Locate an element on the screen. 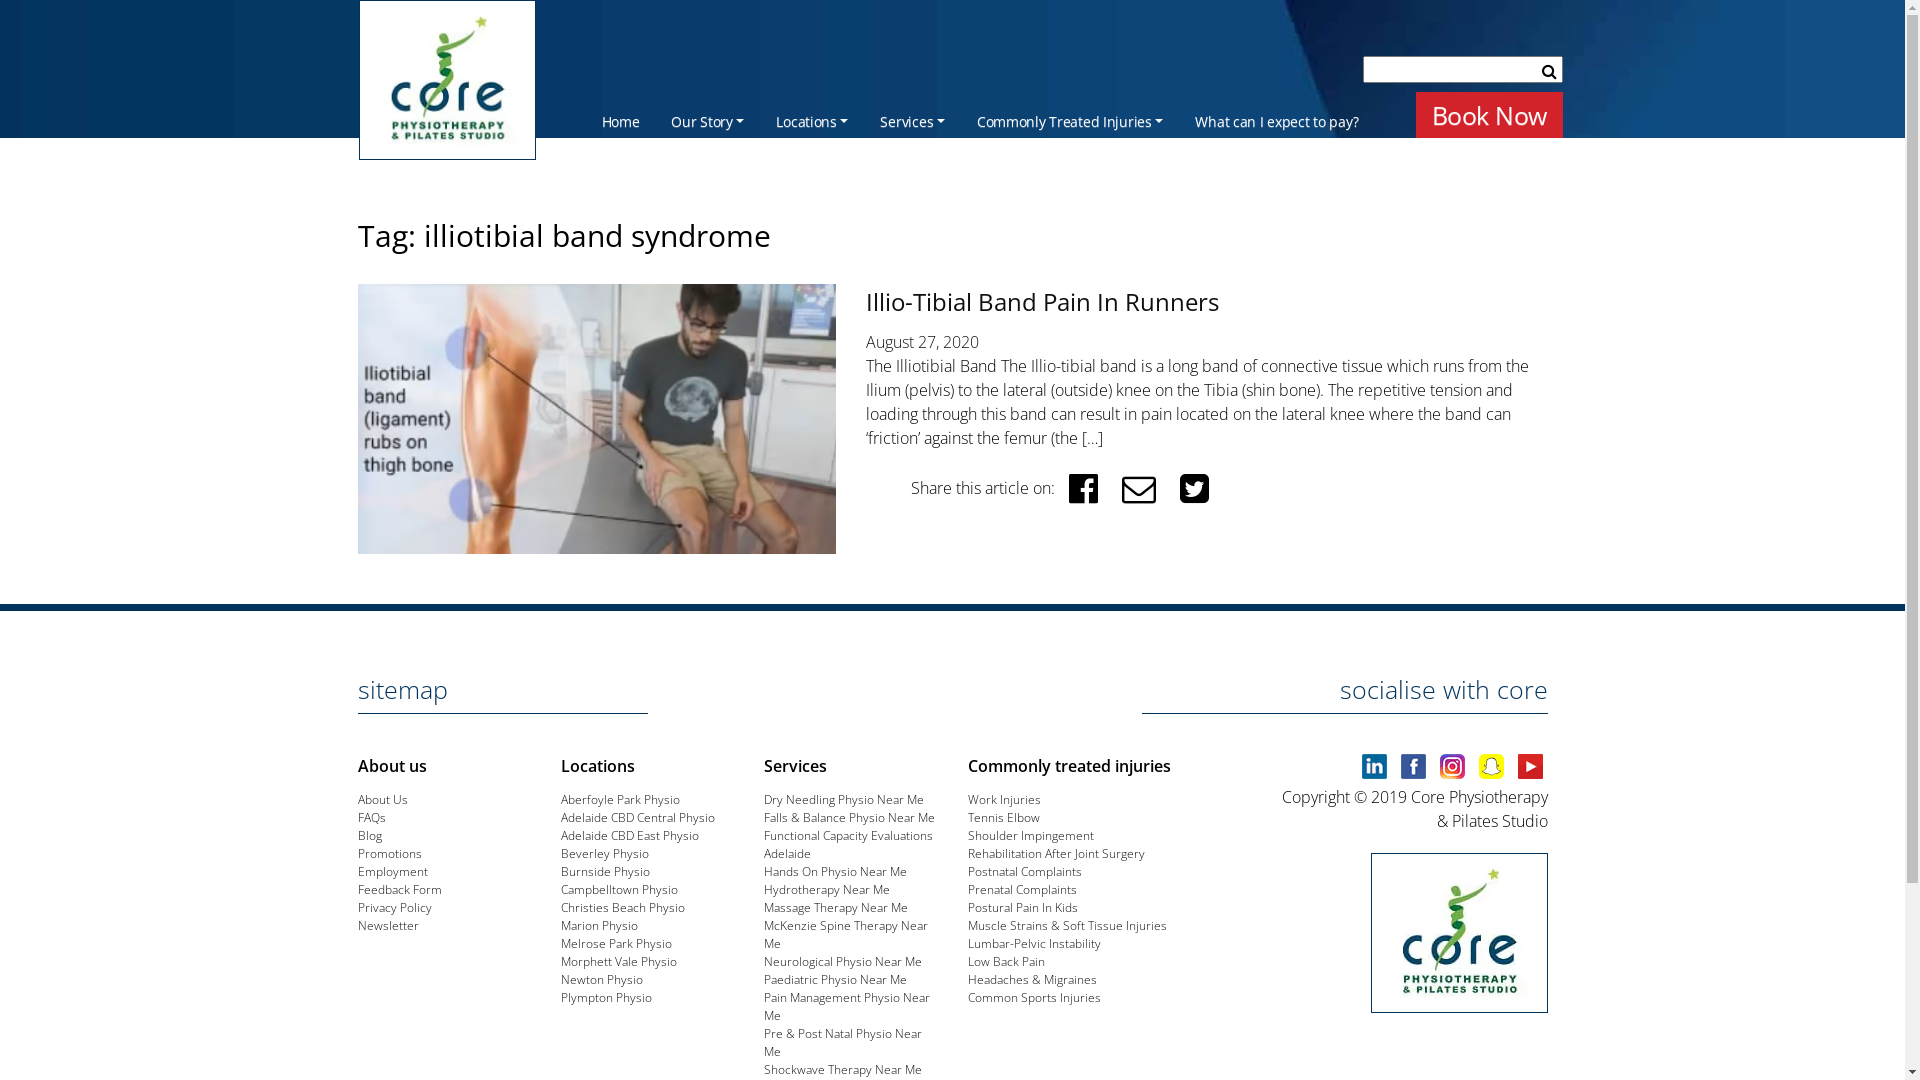 The height and width of the screenshot is (1080, 1920). 'Pain Management Physio Near Me' is located at coordinates (846, 1006).